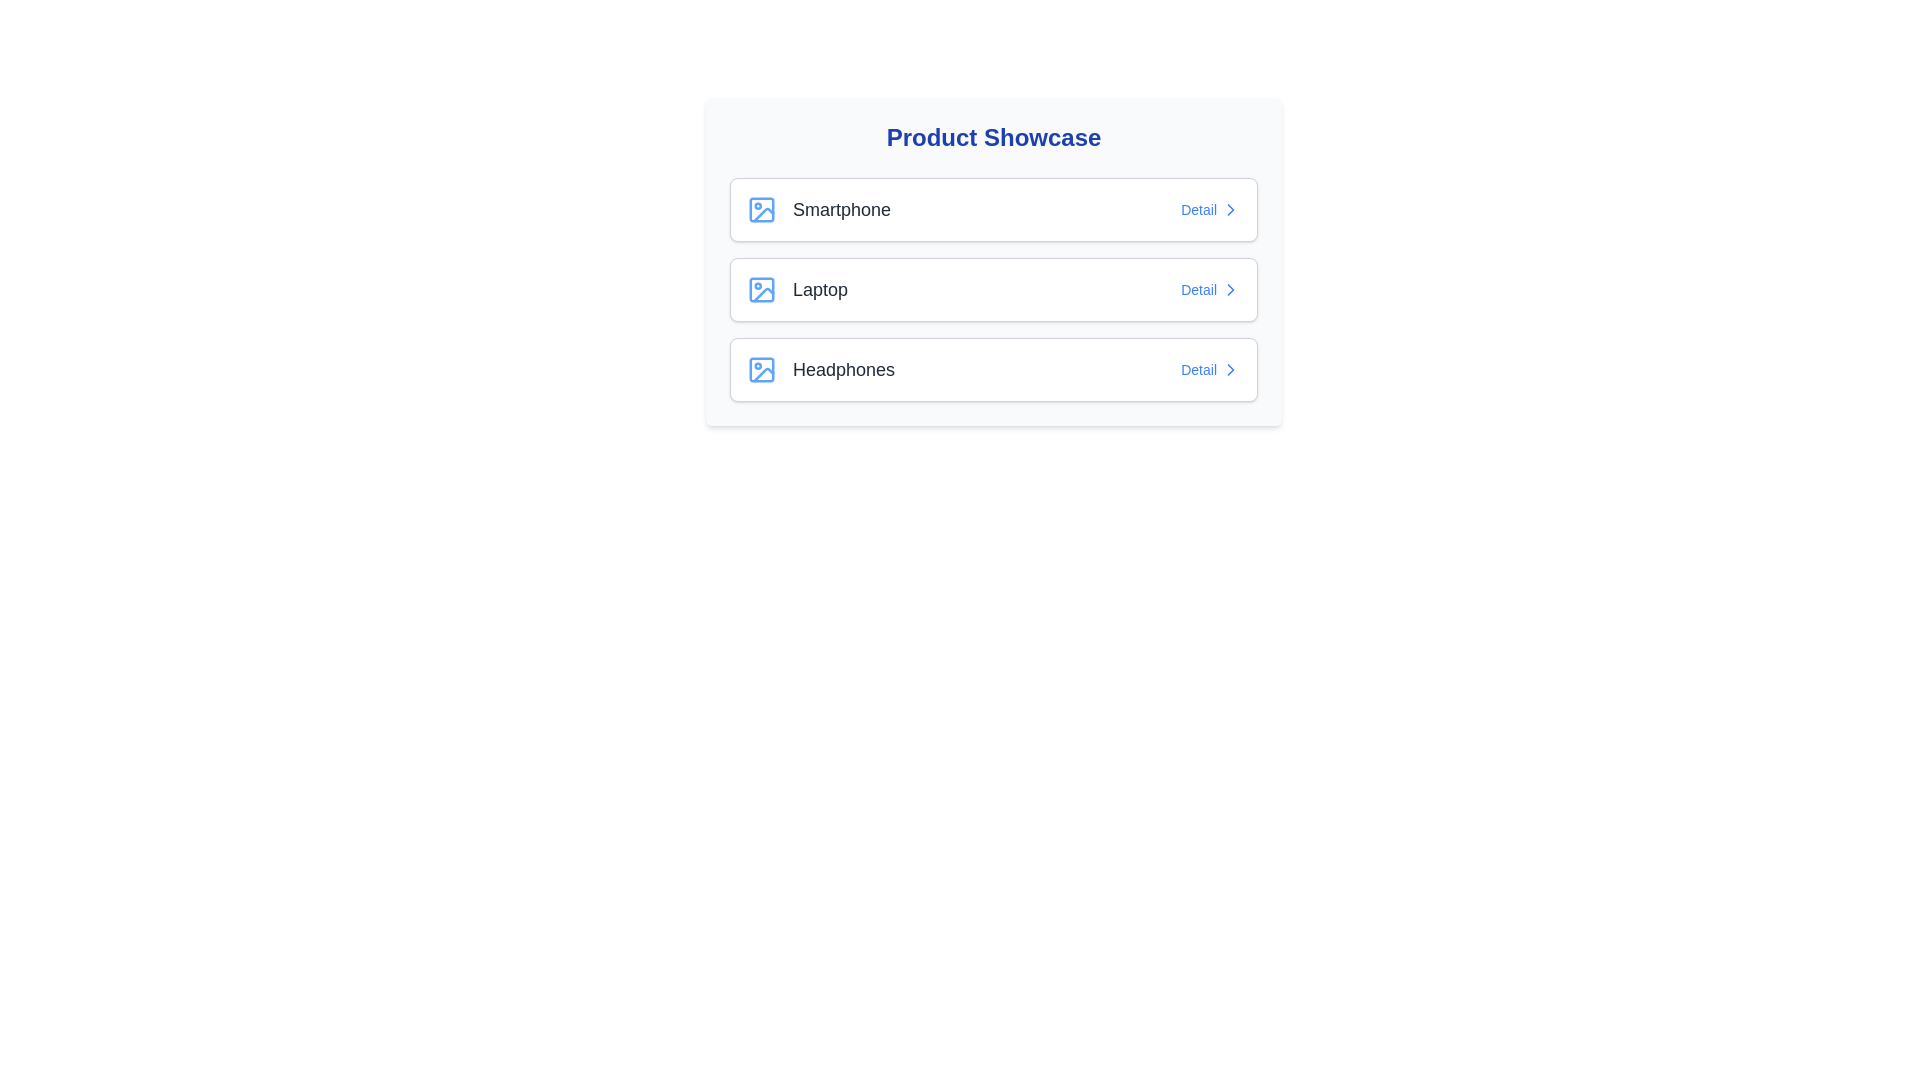 This screenshot has width=1920, height=1080. What do you see at coordinates (820, 370) in the screenshot?
I see `the text description of the product Headphones for copying` at bounding box center [820, 370].